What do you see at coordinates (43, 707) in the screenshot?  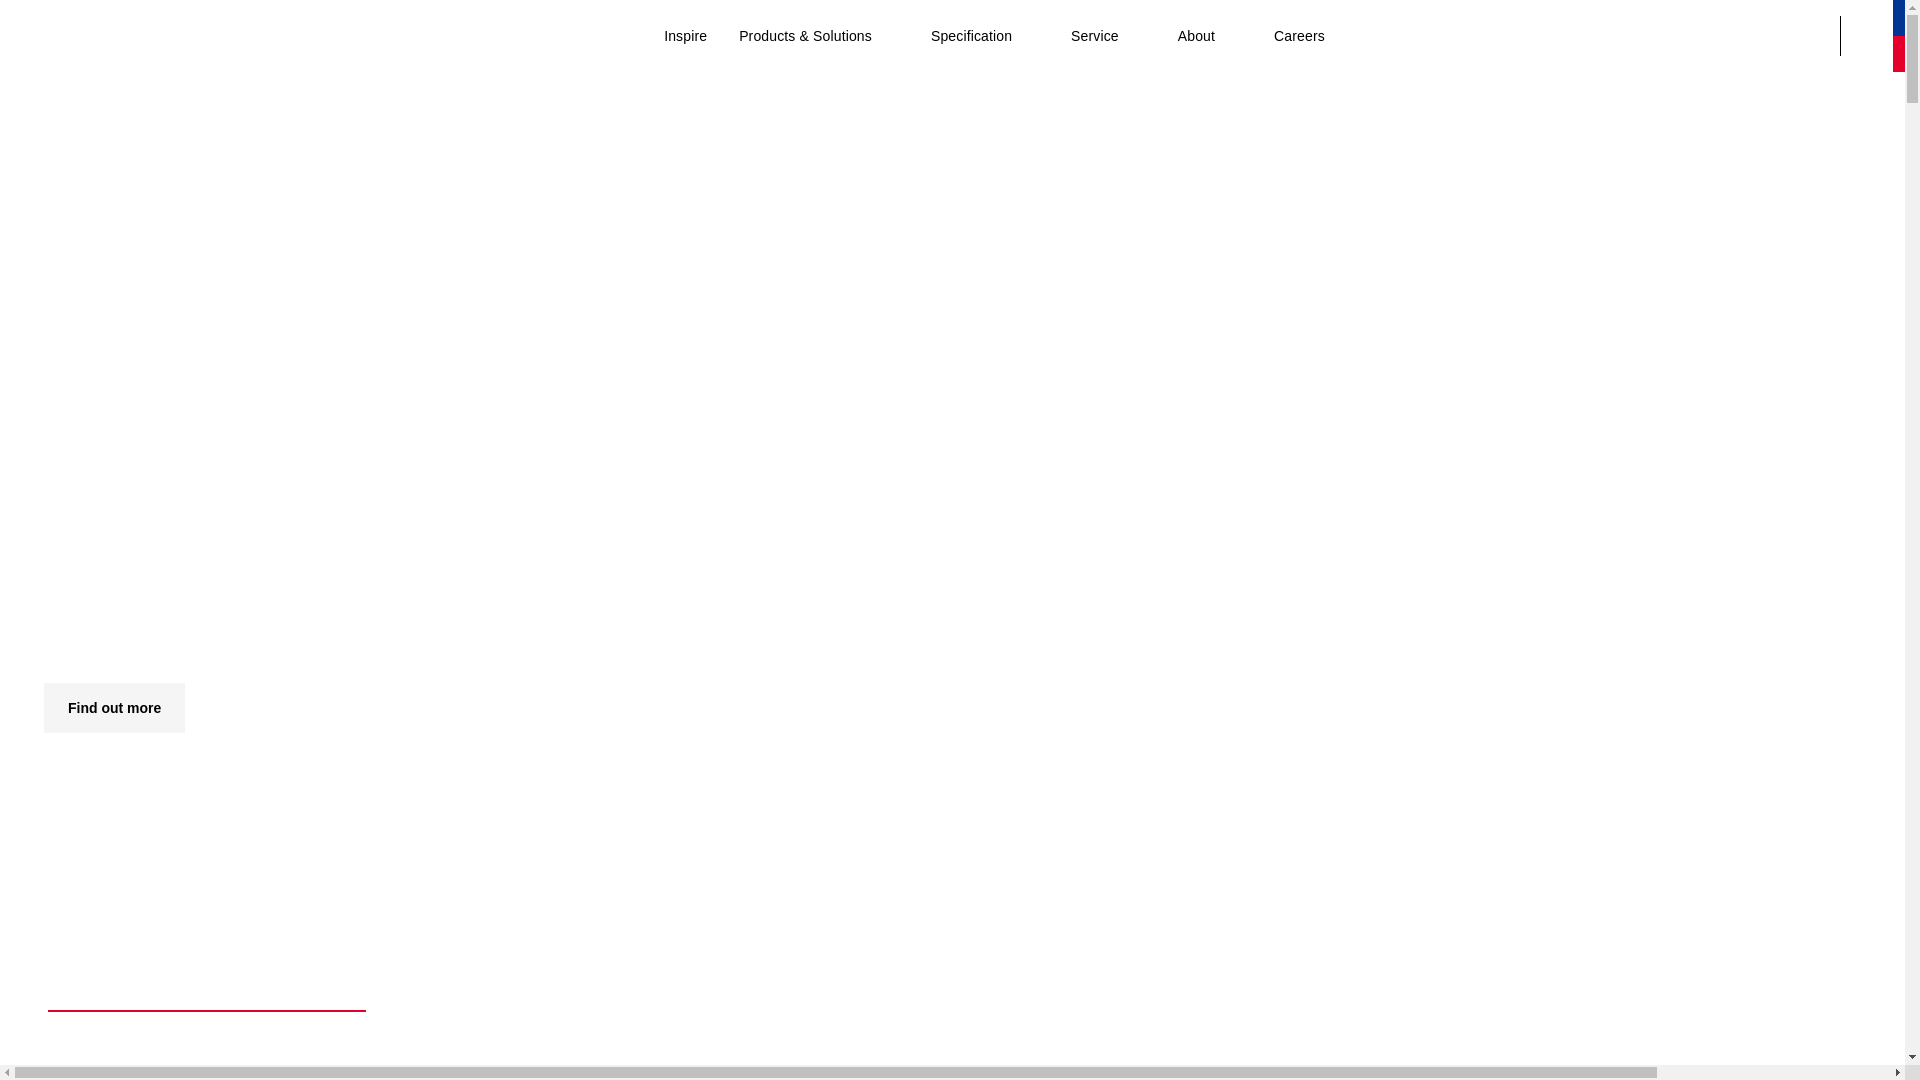 I see `'Find out more'` at bounding box center [43, 707].